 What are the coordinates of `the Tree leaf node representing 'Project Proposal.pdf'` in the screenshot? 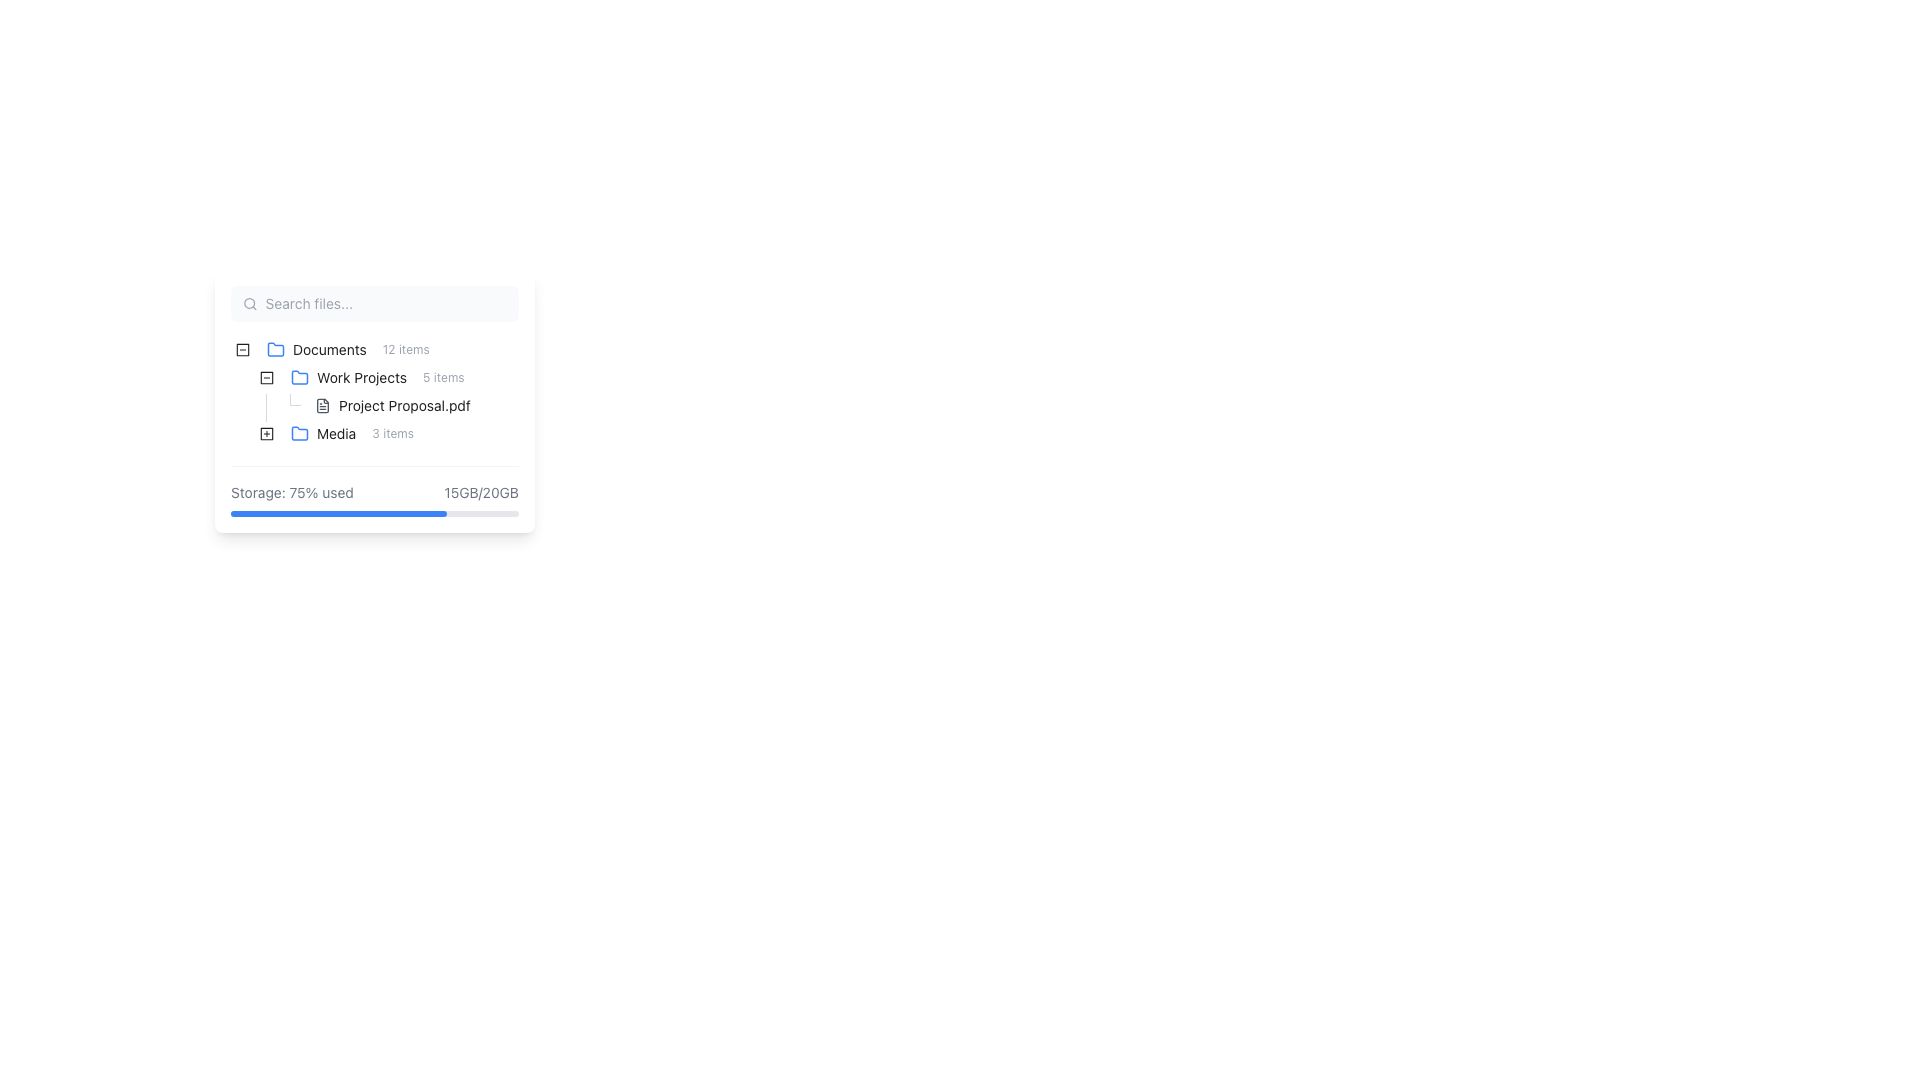 It's located at (362, 405).